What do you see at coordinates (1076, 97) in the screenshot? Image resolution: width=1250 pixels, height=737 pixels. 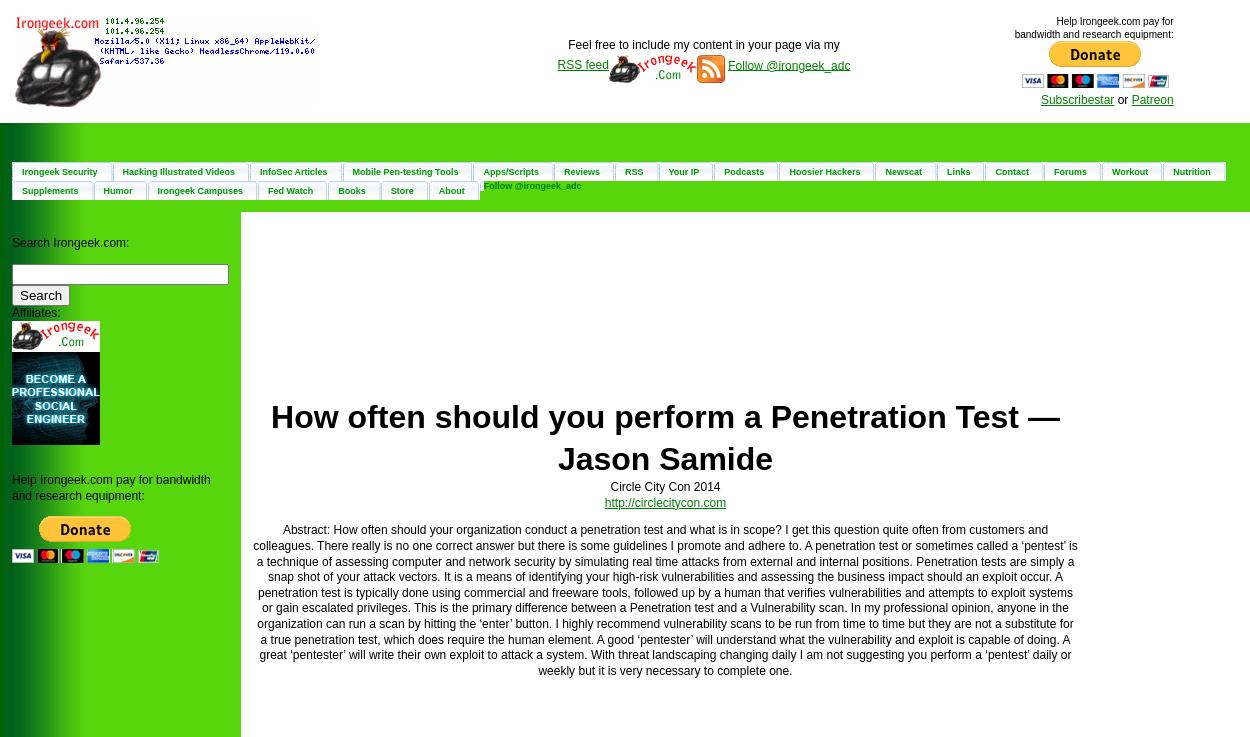 I see `'Subscribestar'` at bounding box center [1076, 97].